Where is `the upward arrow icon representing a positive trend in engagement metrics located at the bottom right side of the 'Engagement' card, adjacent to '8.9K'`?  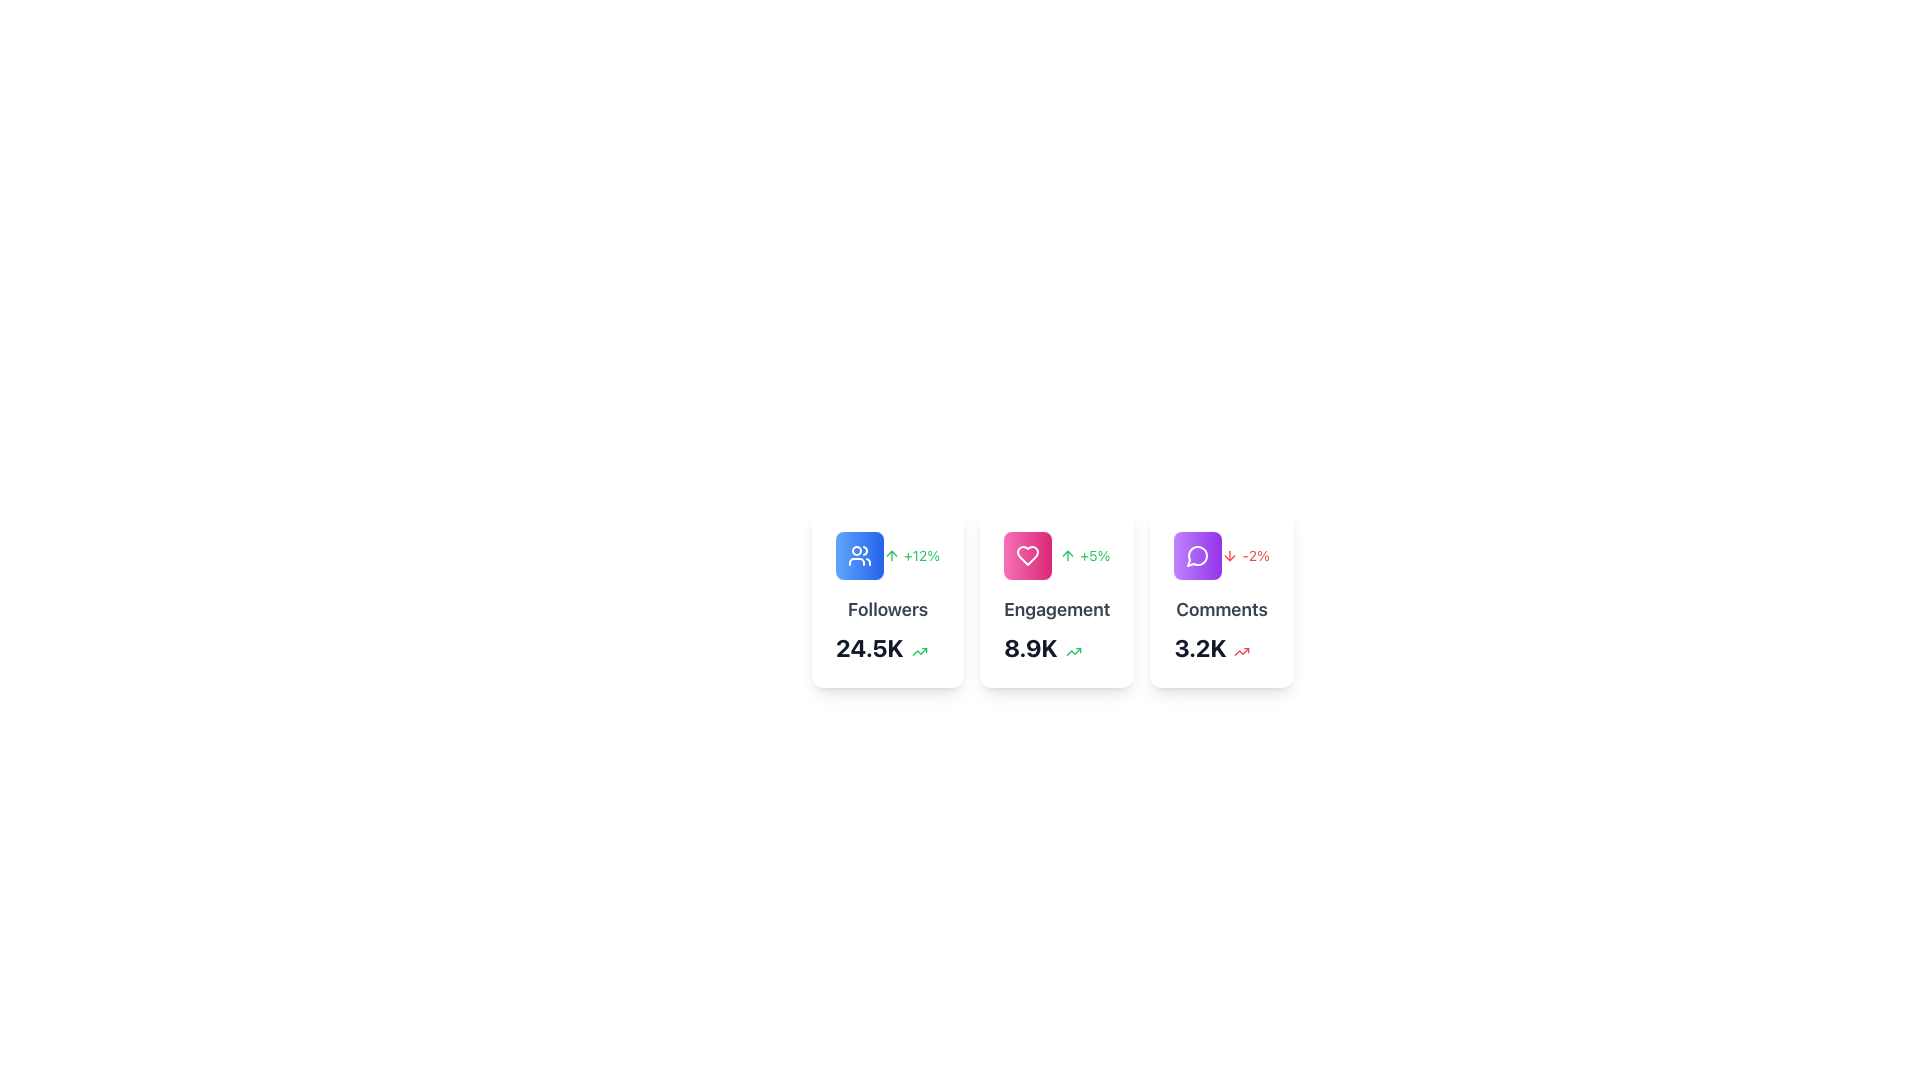 the upward arrow icon representing a positive trend in engagement metrics located at the bottom right side of the 'Engagement' card, adjacent to '8.9K' is located at coordinates (1072, 651).